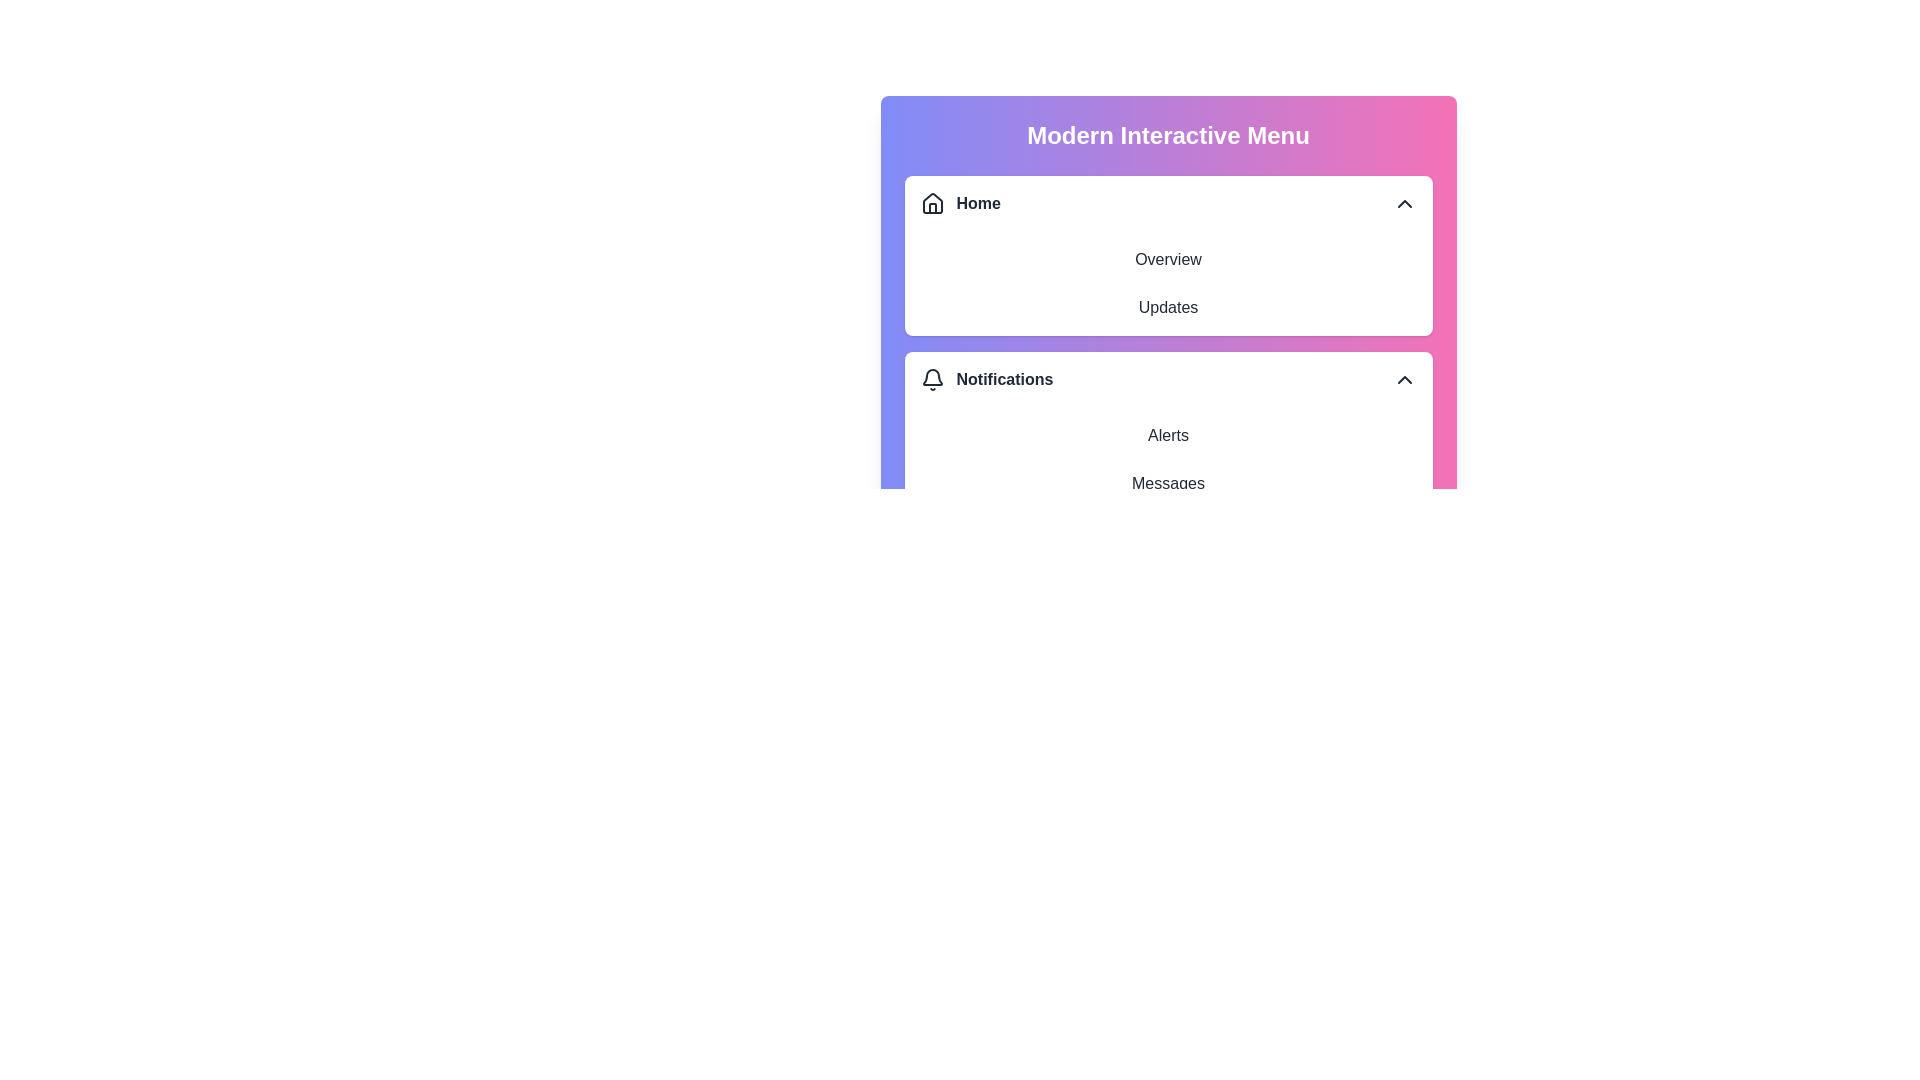  Describe the element at coordinates (1403, 204) in the screenshot. I see `the toggle icon next to the Home section title` at that location.